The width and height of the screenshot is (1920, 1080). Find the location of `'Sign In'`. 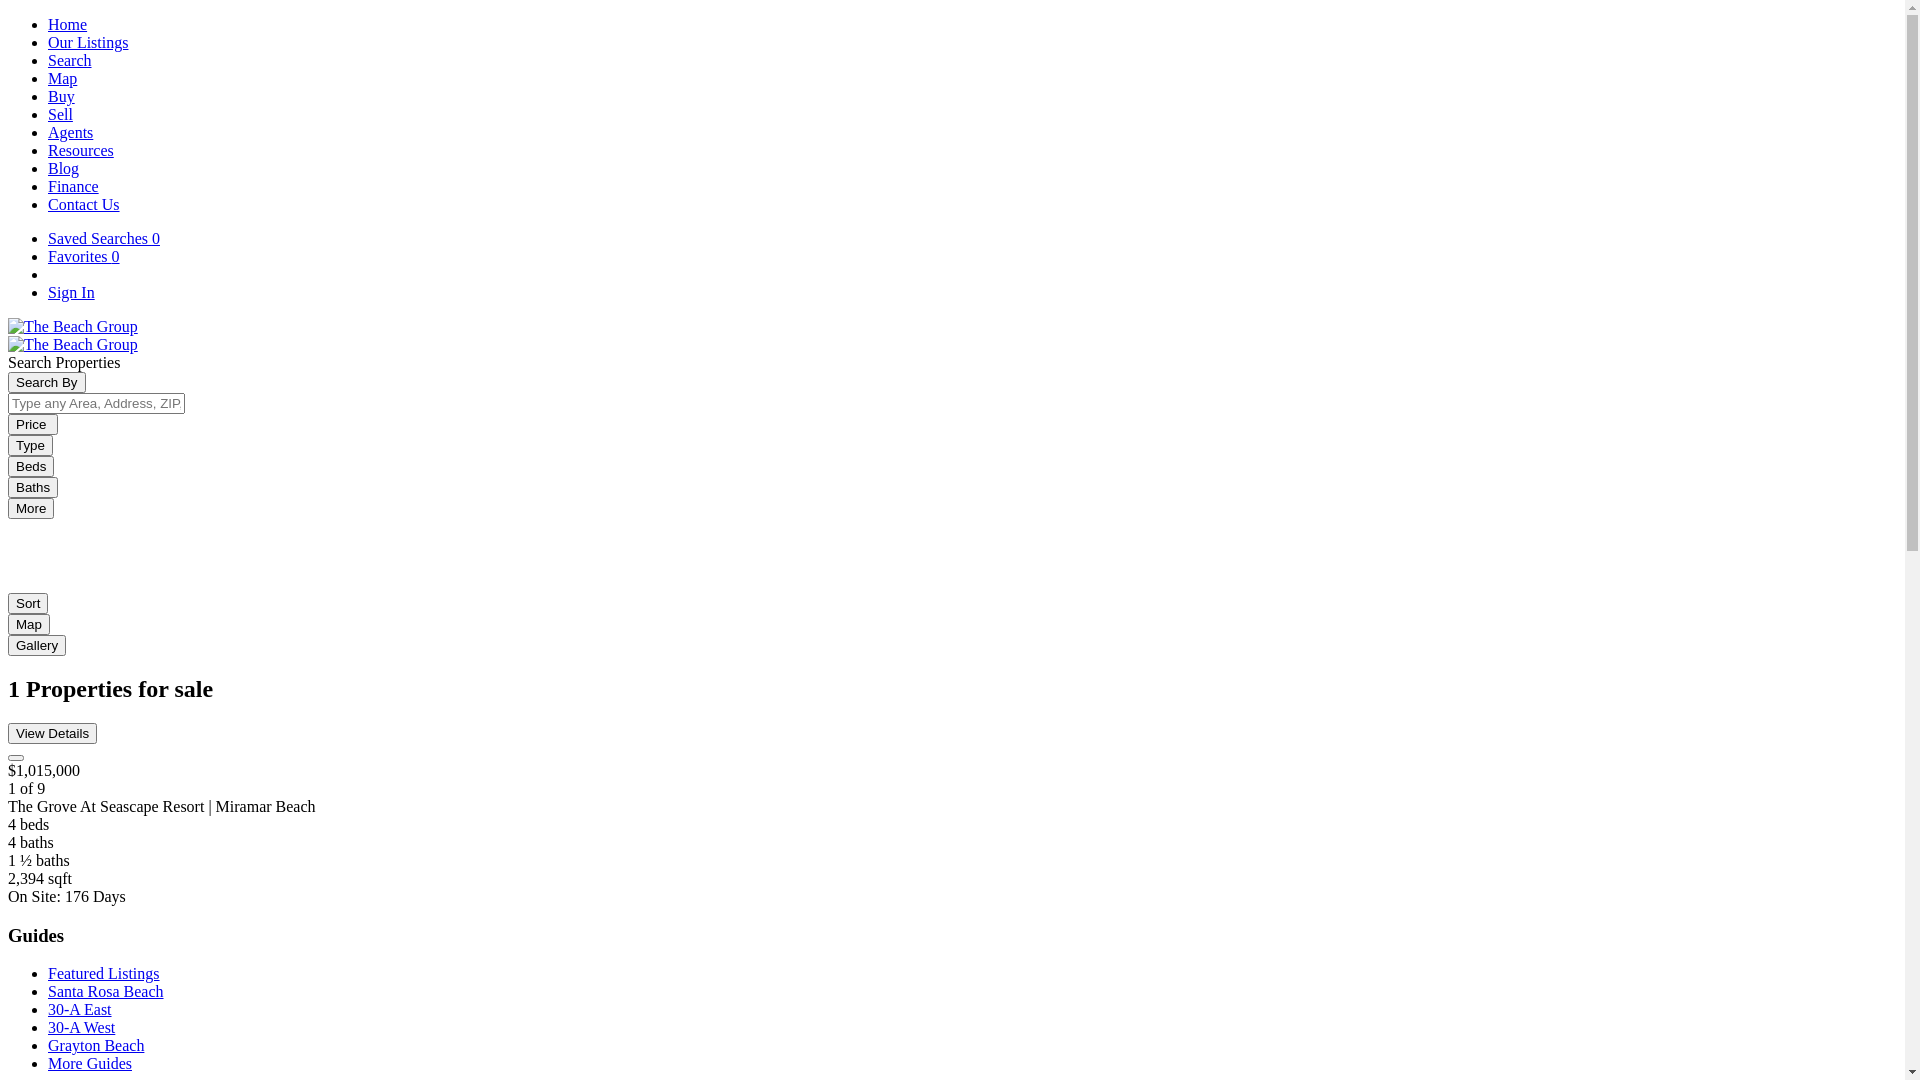

'Sign In' is located at coordinates (48, 292).